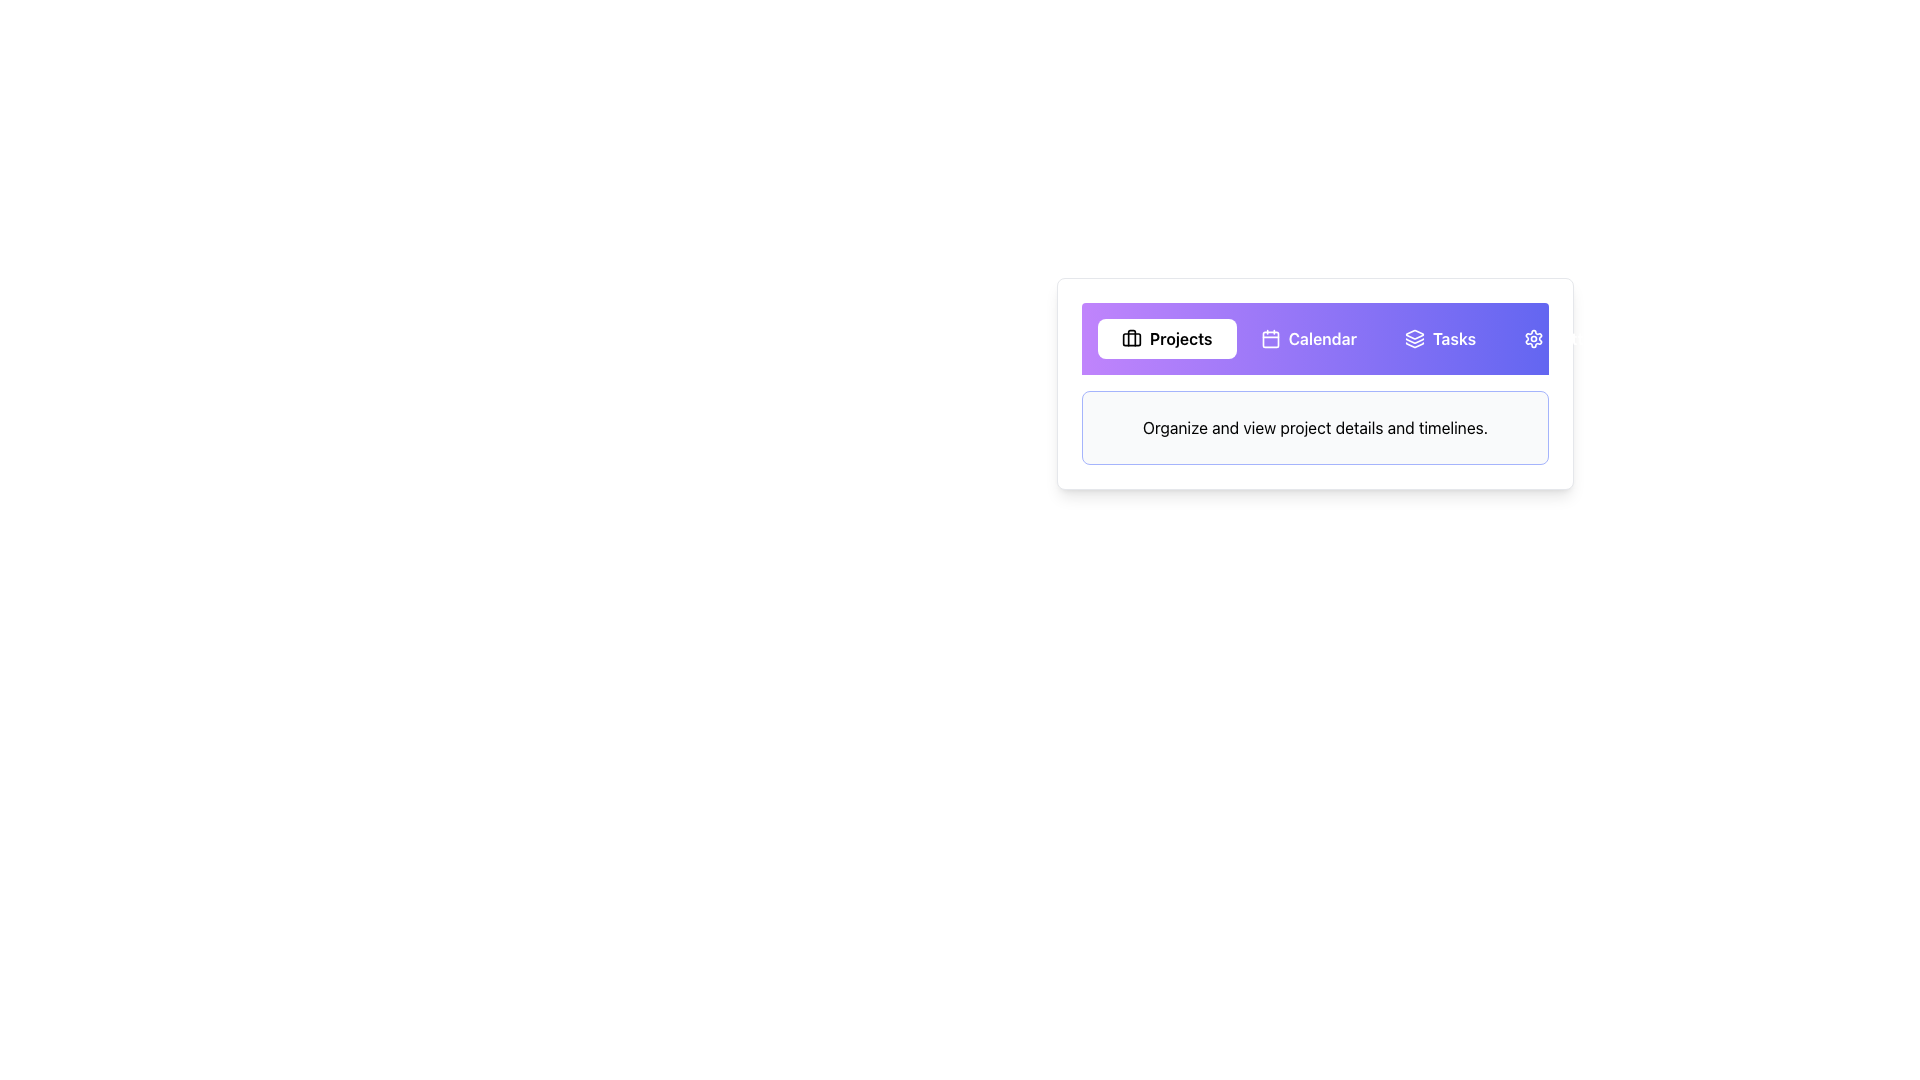 Image resolution: width=1920 pixels, height=1080 pixels. Describe the element at coordinates (1167, 338) in the screenshot. I see `the 'Projects' button` at that location.